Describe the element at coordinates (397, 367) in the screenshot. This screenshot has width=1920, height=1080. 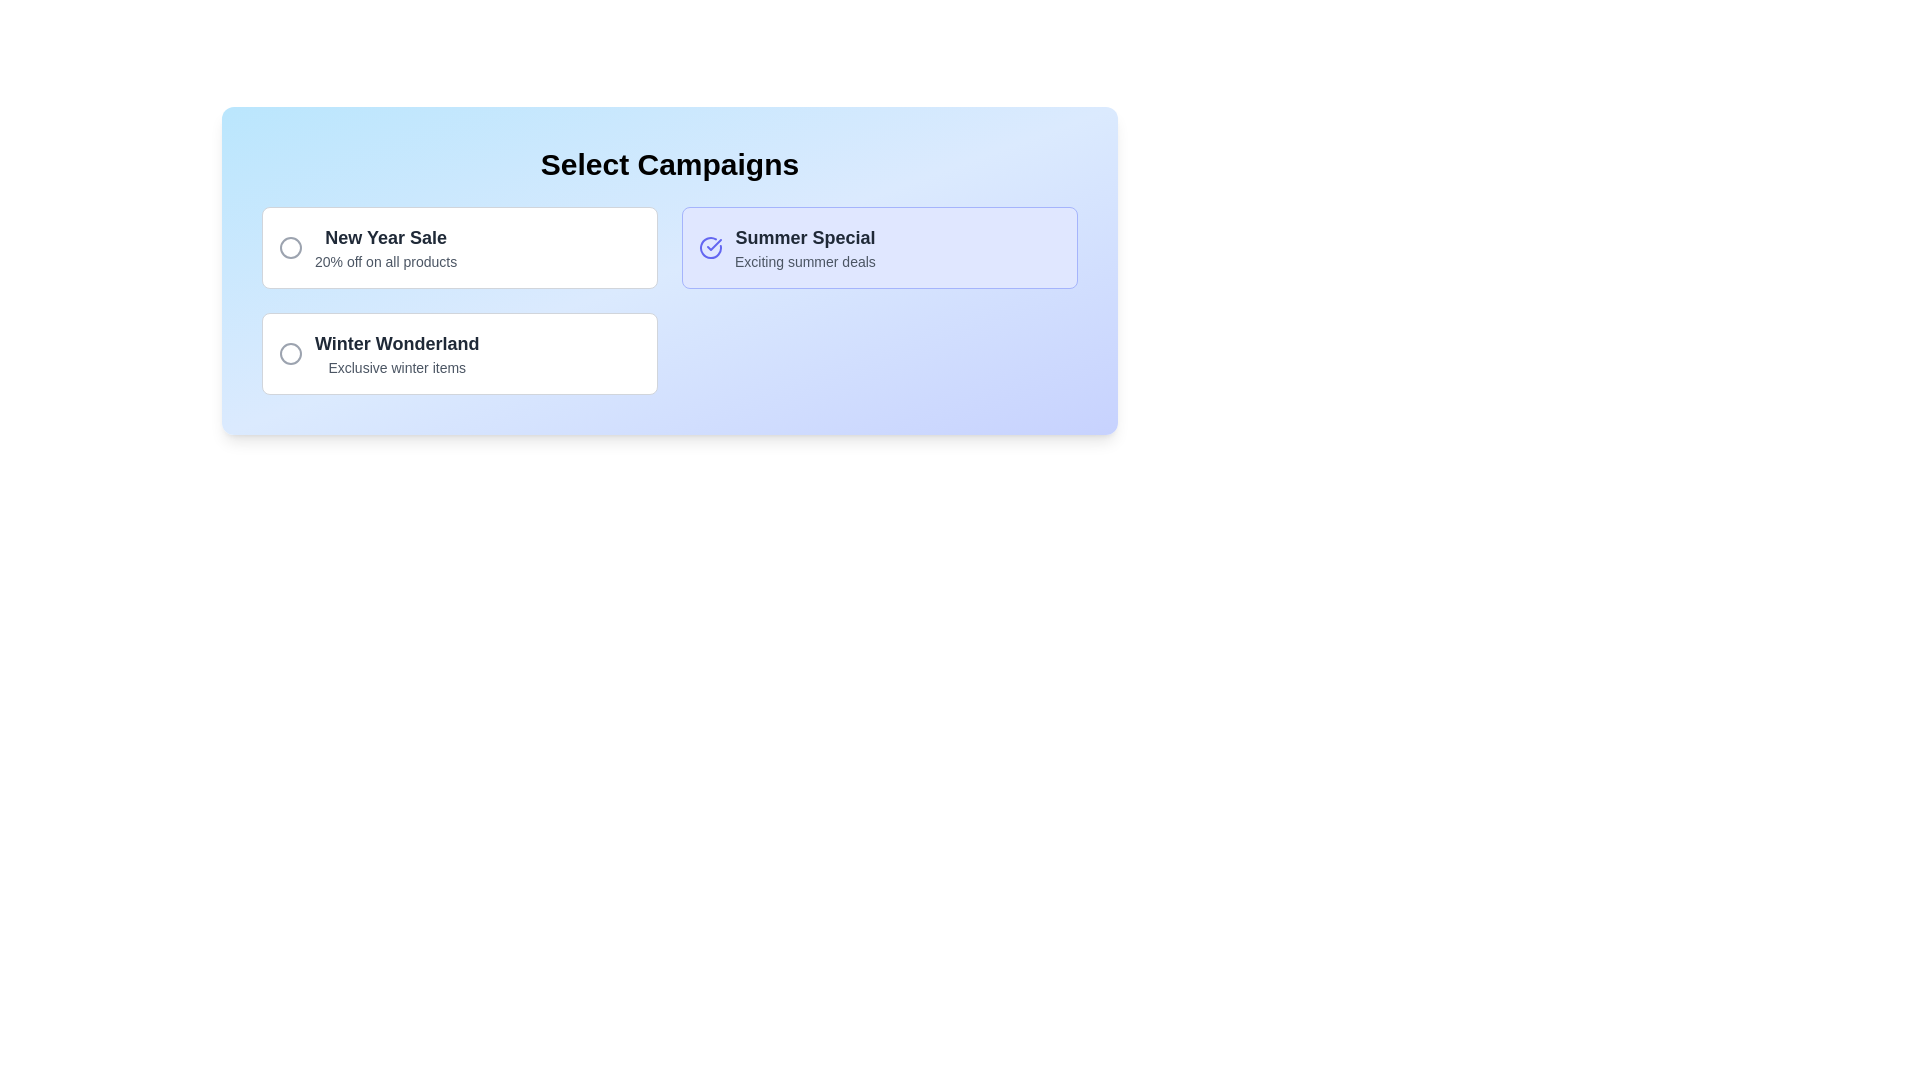
I see `the text label displaying 'Exclusive winter items.' which is located below the bolded text 'Winter Wonderland' in the campaign selection interface` at that location.